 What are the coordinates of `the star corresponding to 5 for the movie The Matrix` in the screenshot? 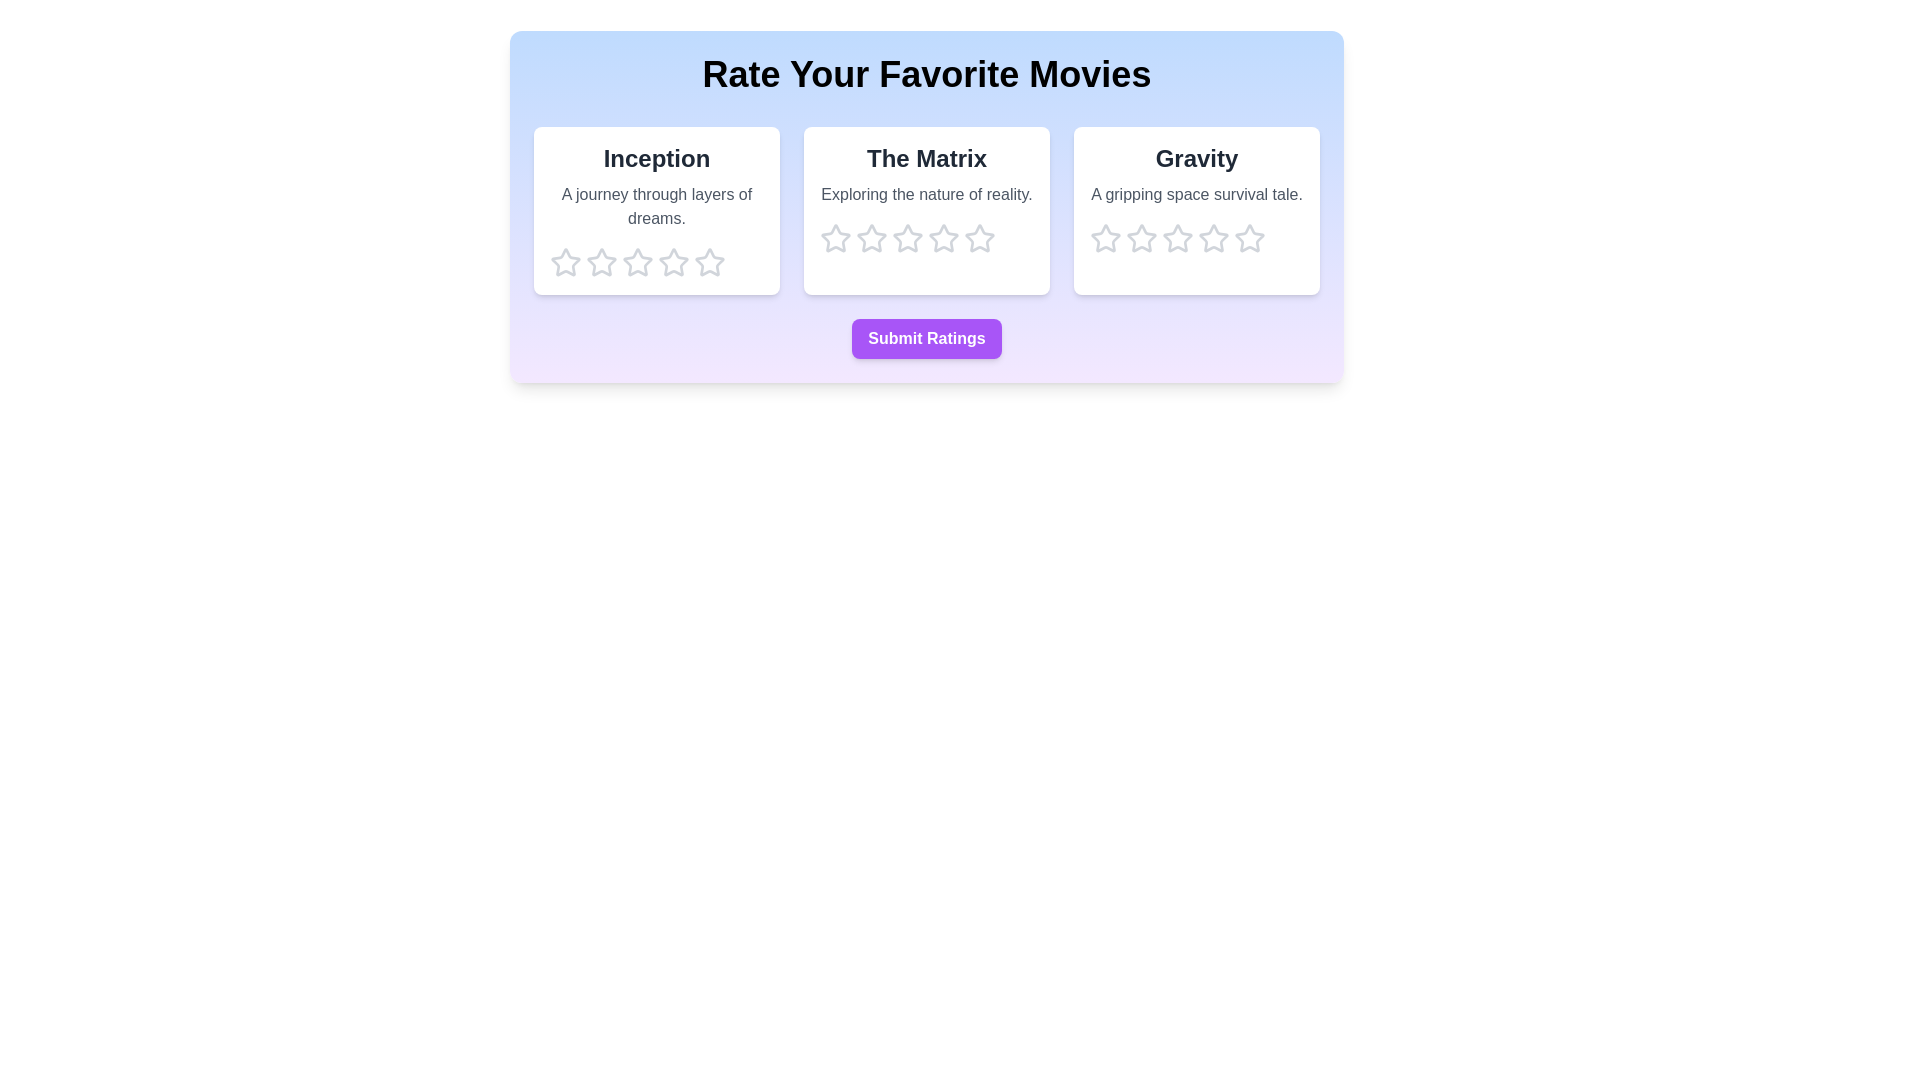 It's located at (979, 238).